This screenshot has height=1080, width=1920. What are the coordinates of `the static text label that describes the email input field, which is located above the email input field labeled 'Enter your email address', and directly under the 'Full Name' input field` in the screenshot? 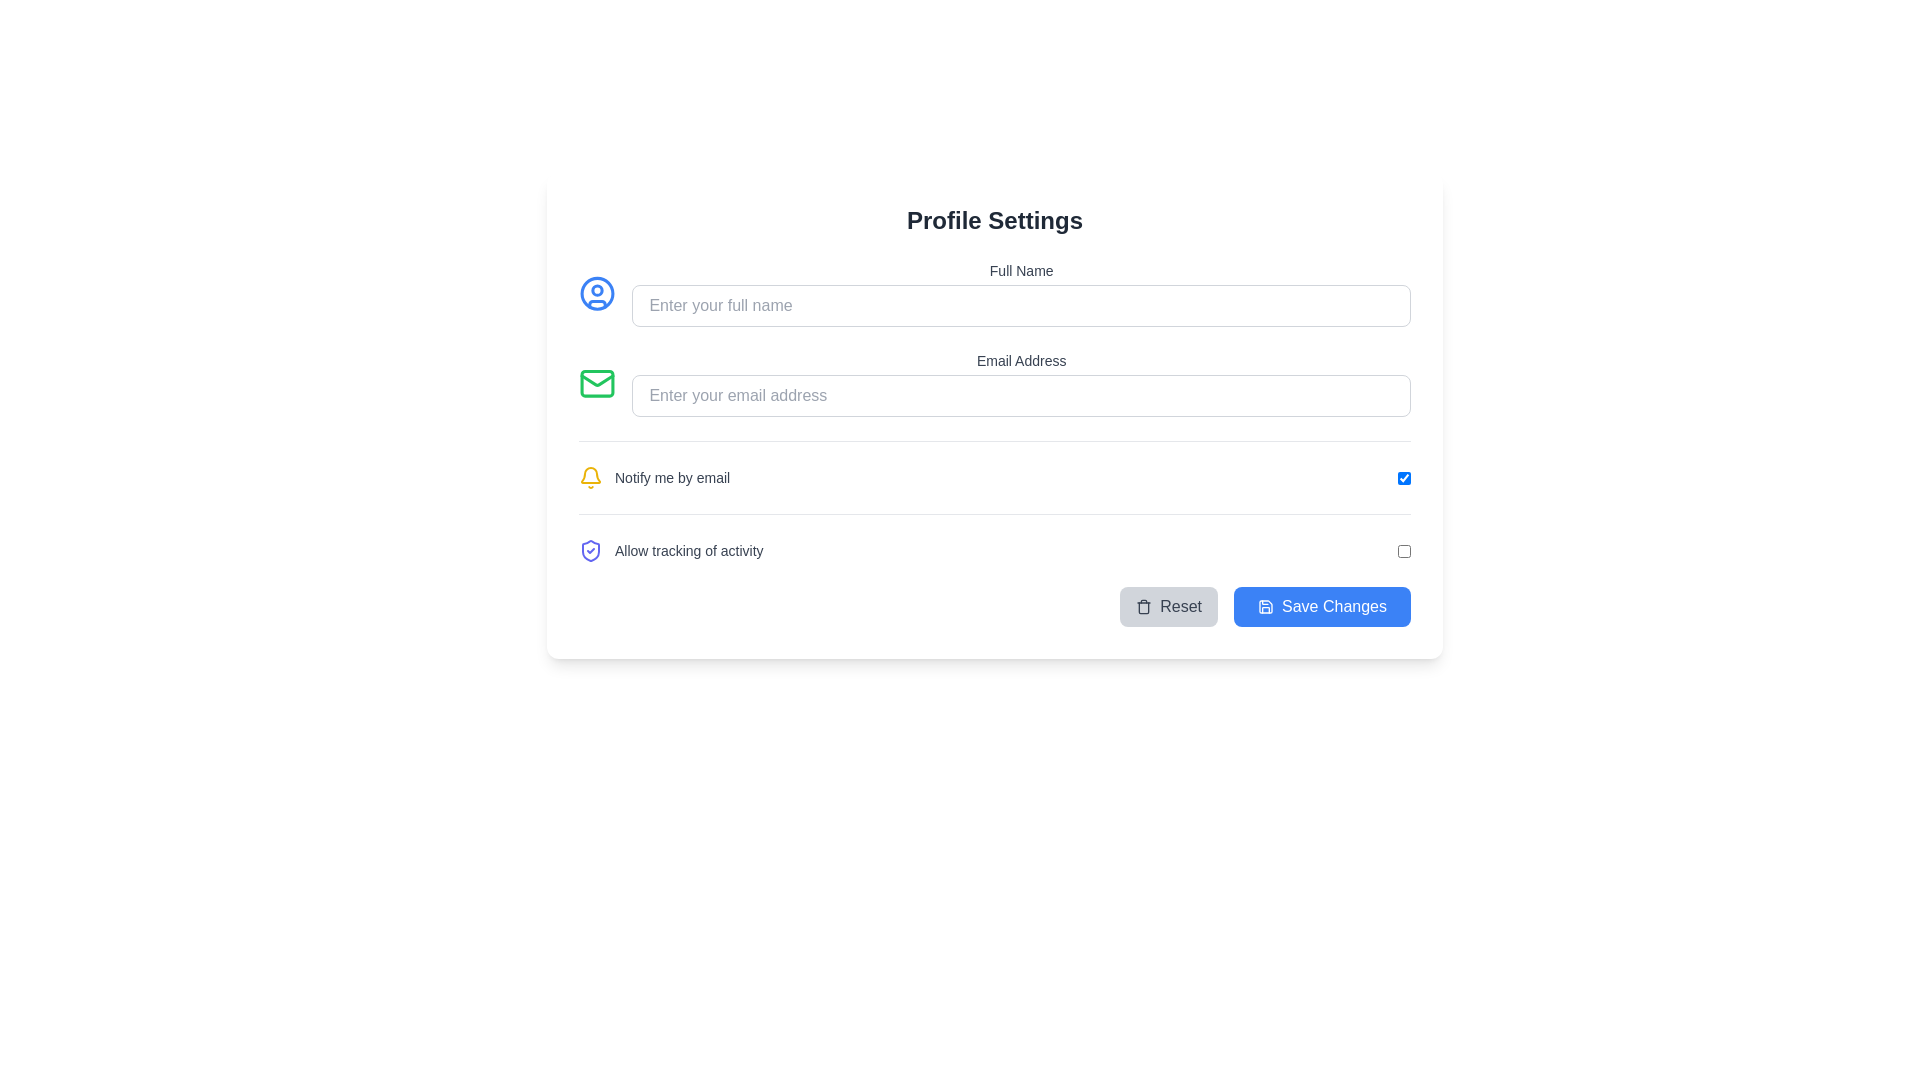 It's located at (1021, 361).